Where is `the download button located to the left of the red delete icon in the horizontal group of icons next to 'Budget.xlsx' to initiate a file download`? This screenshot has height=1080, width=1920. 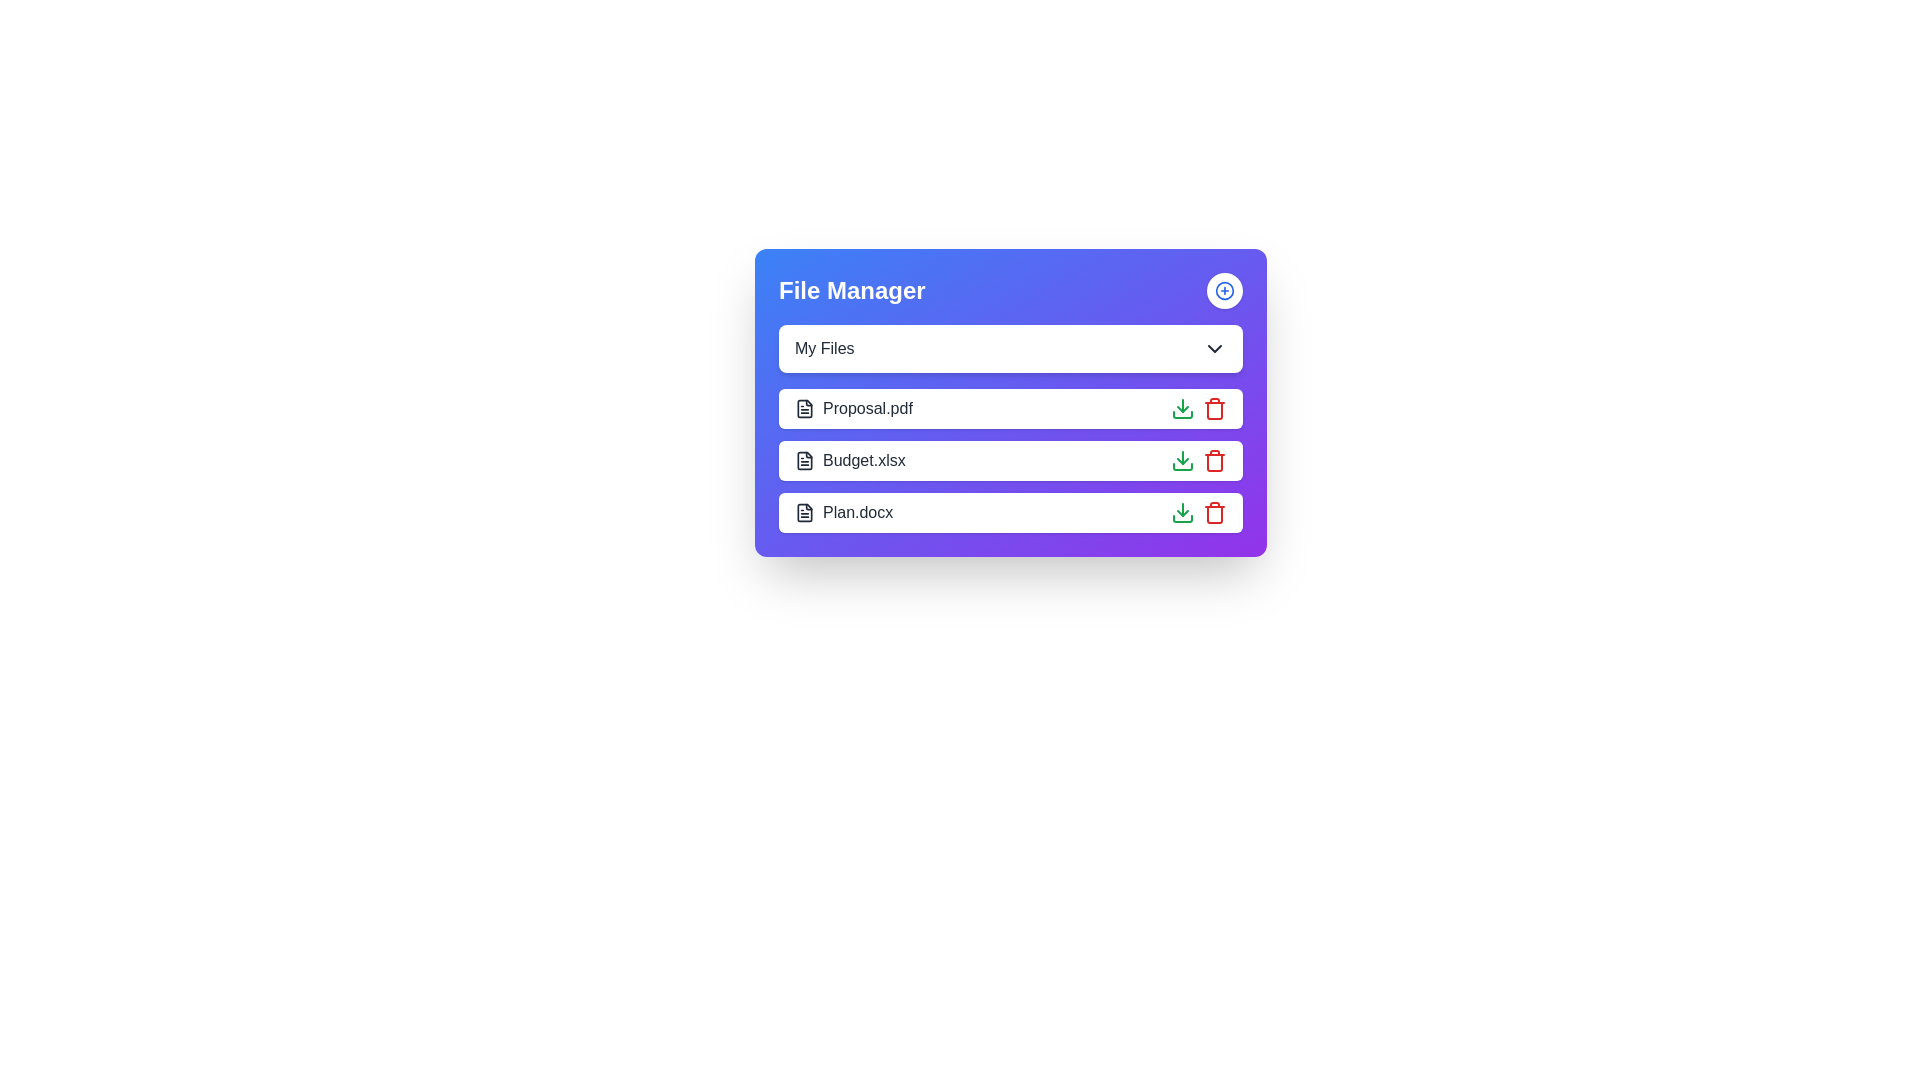
the download button located to the left of the red delete icon in the horizontal group of icons next to 'Budget.xlsx' to initiate a file download is located at coordinates (1182, 461).